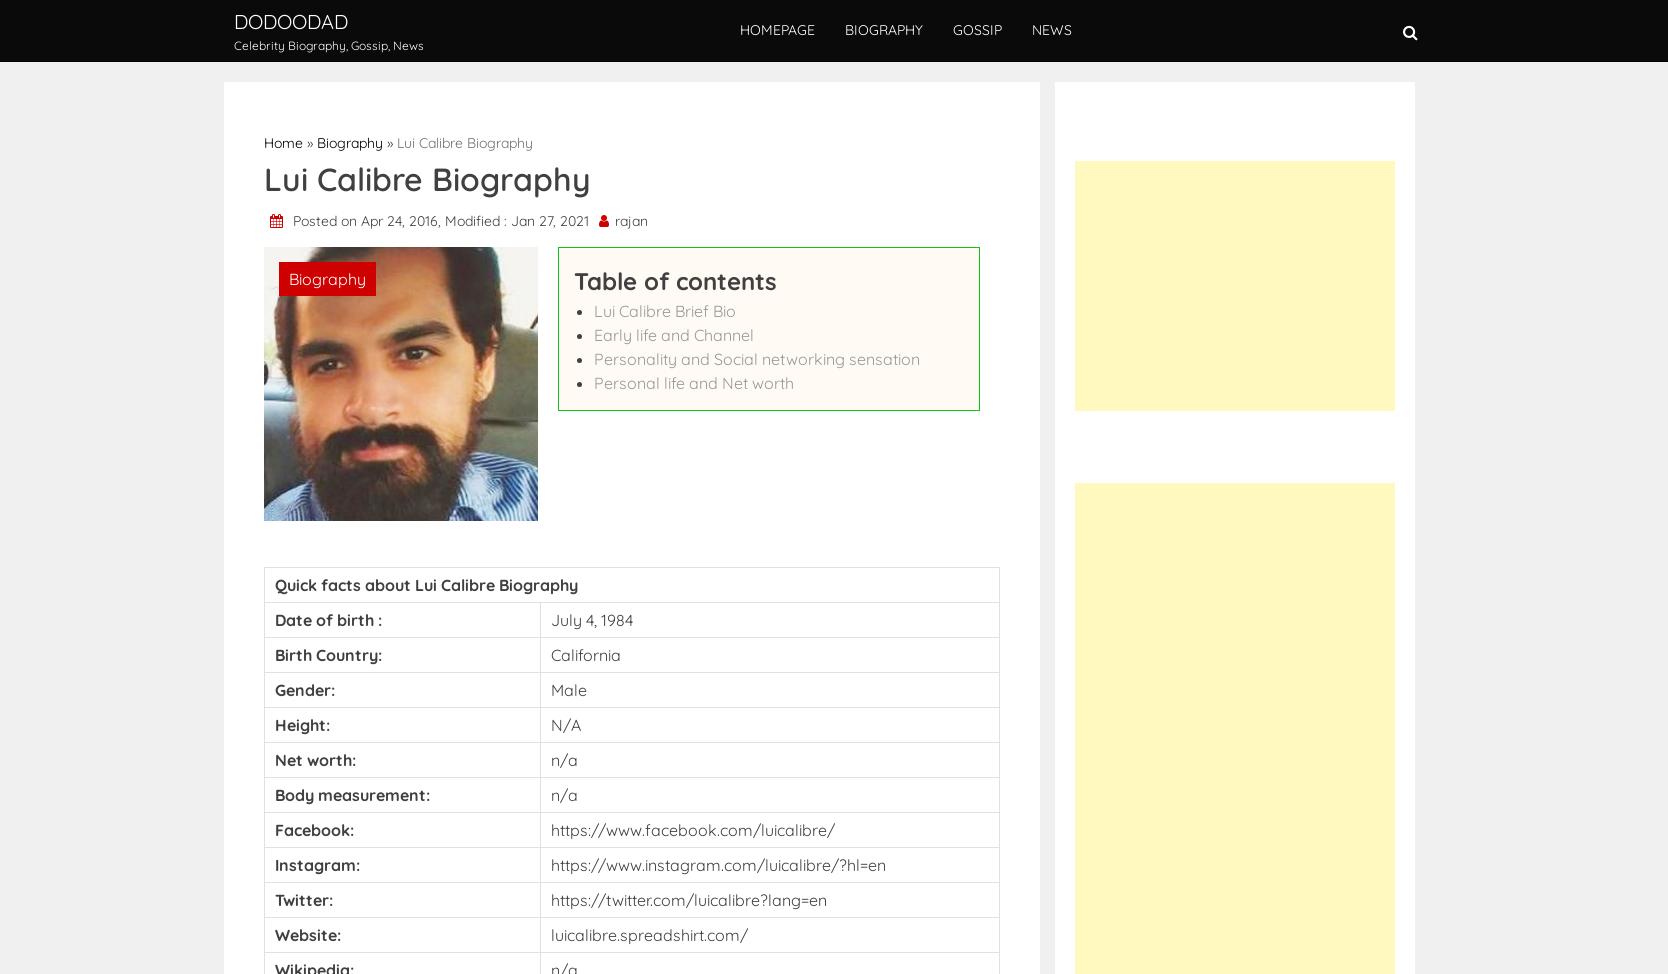 This screenshot has width=1668, height=974. What do you see at coordinates (441, 220) in the screenshot?
I see `'Posted on Apr 24, 2016,                                                 Modified : Jan 27, 2021'` at bounding box center [441, 220].